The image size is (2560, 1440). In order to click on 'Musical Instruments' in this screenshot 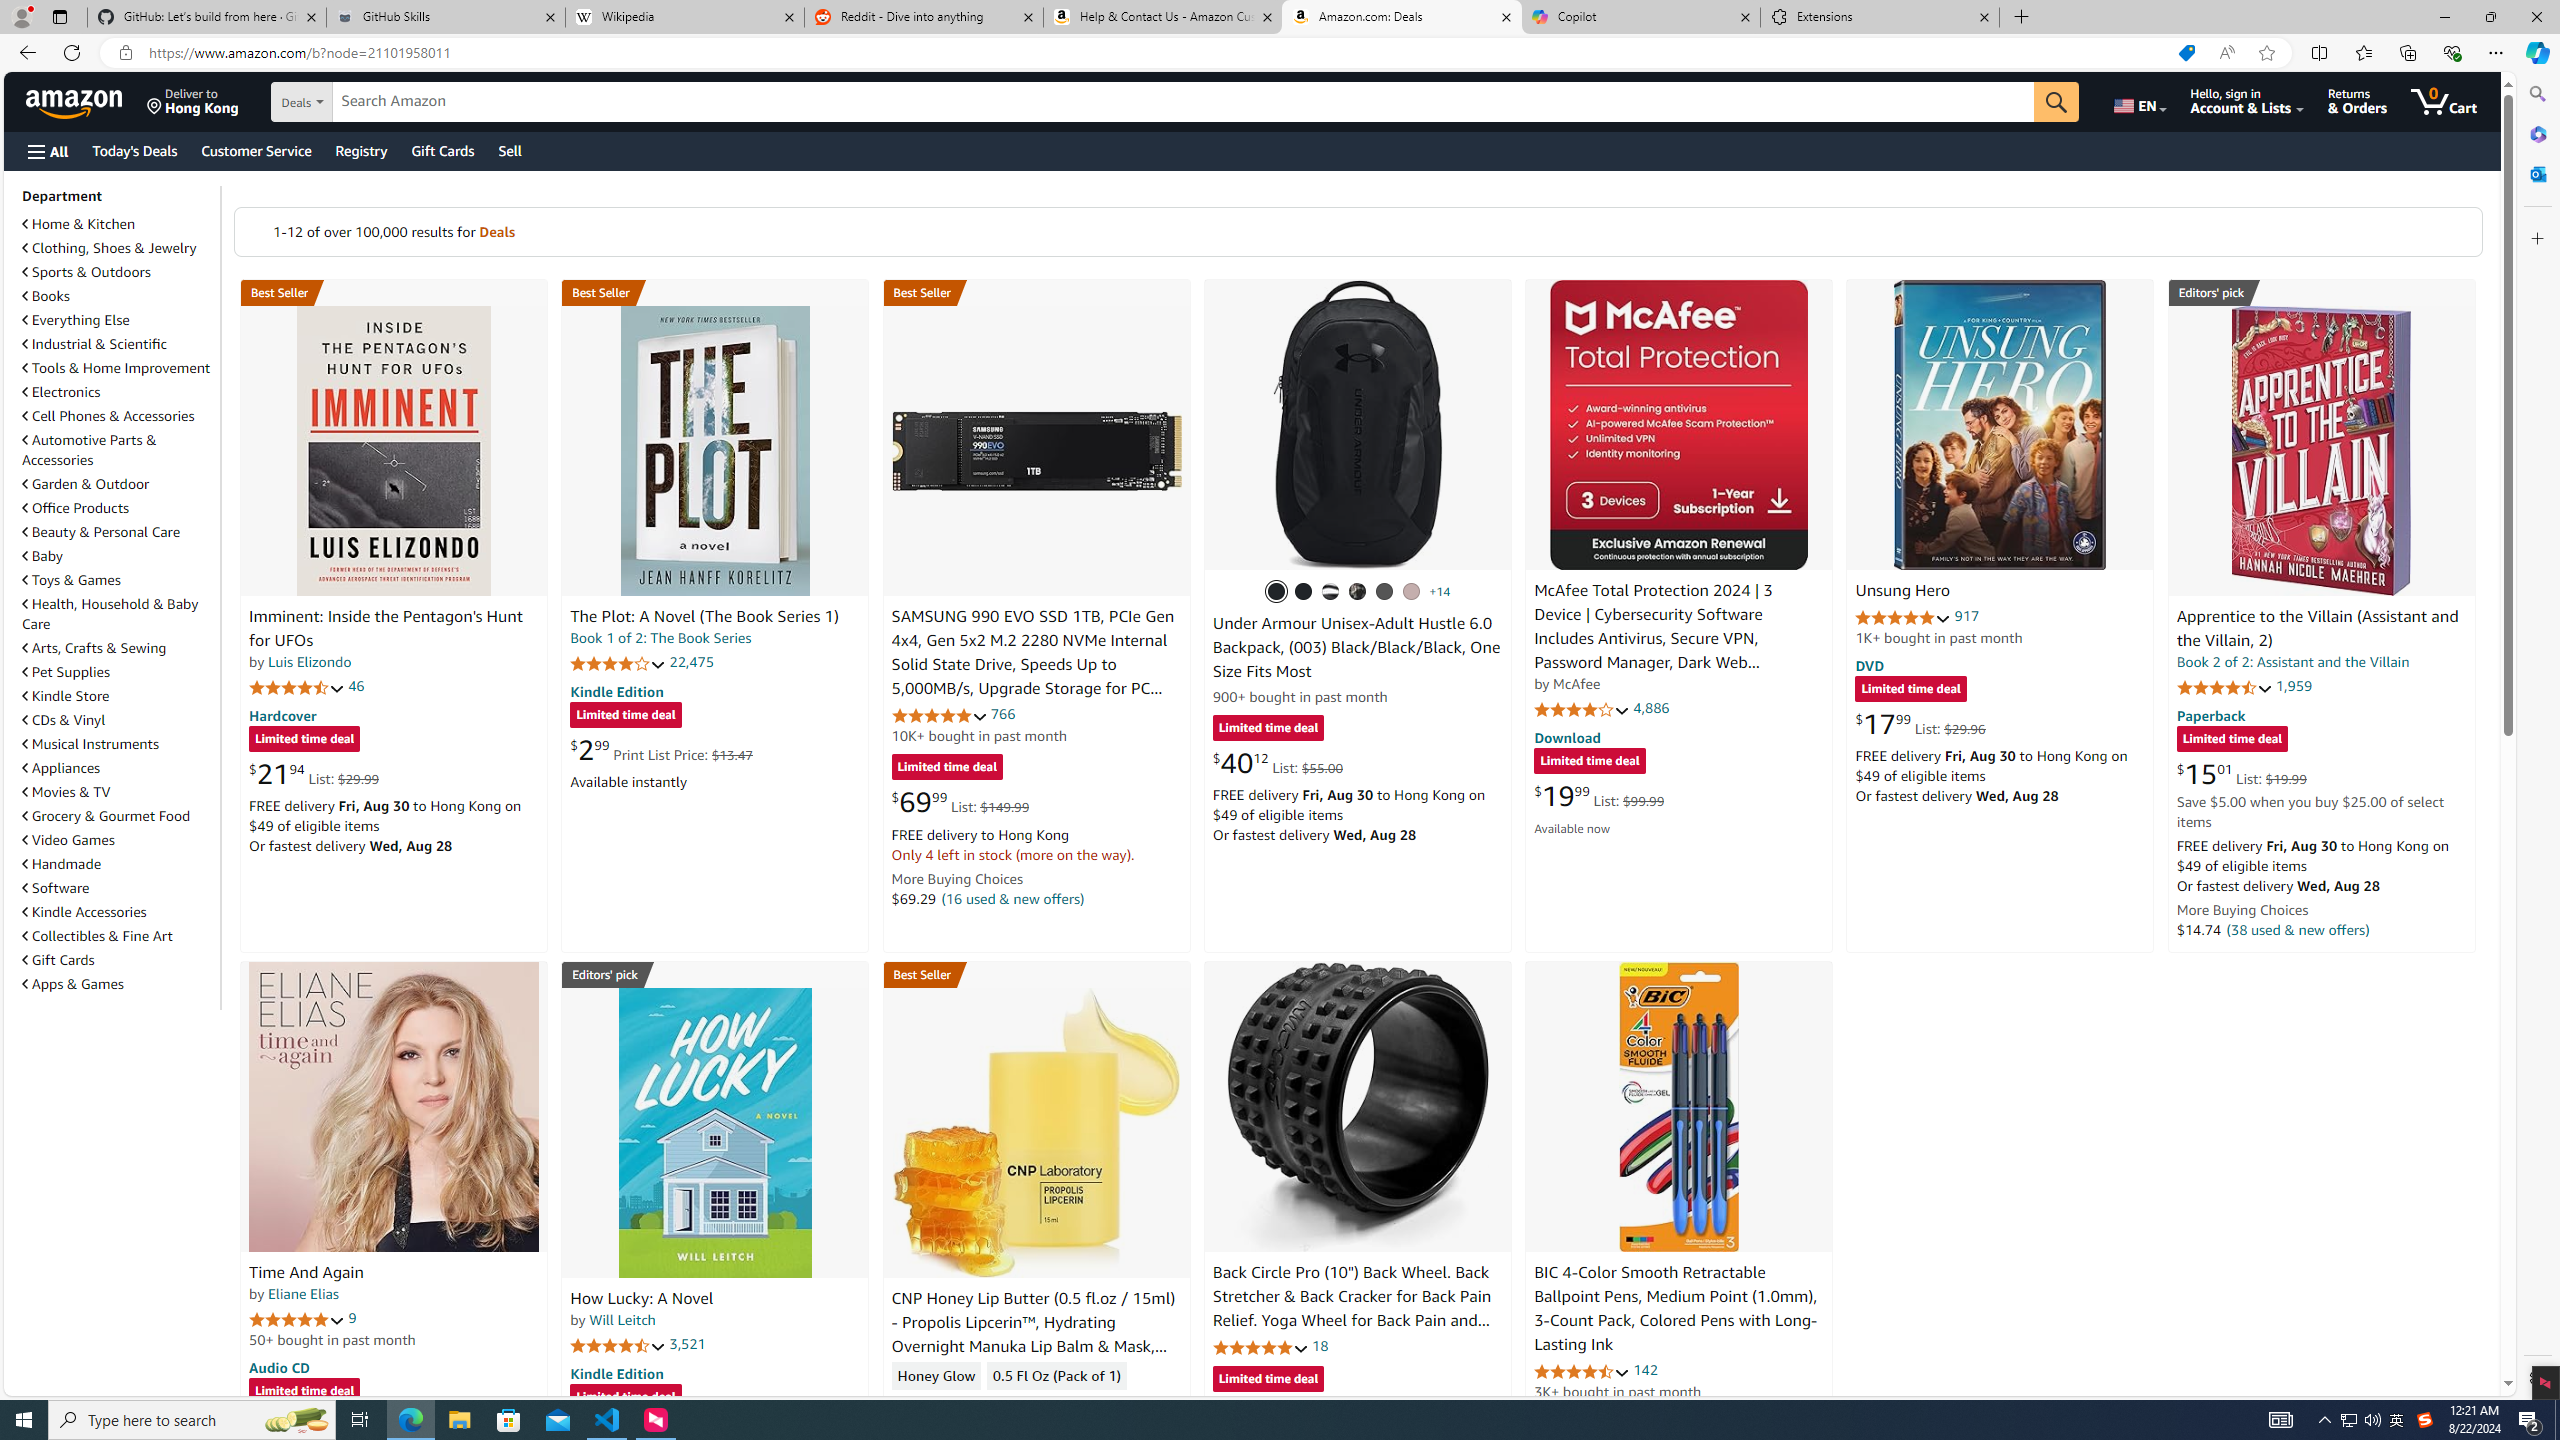, I will do `click(118, 743)`.